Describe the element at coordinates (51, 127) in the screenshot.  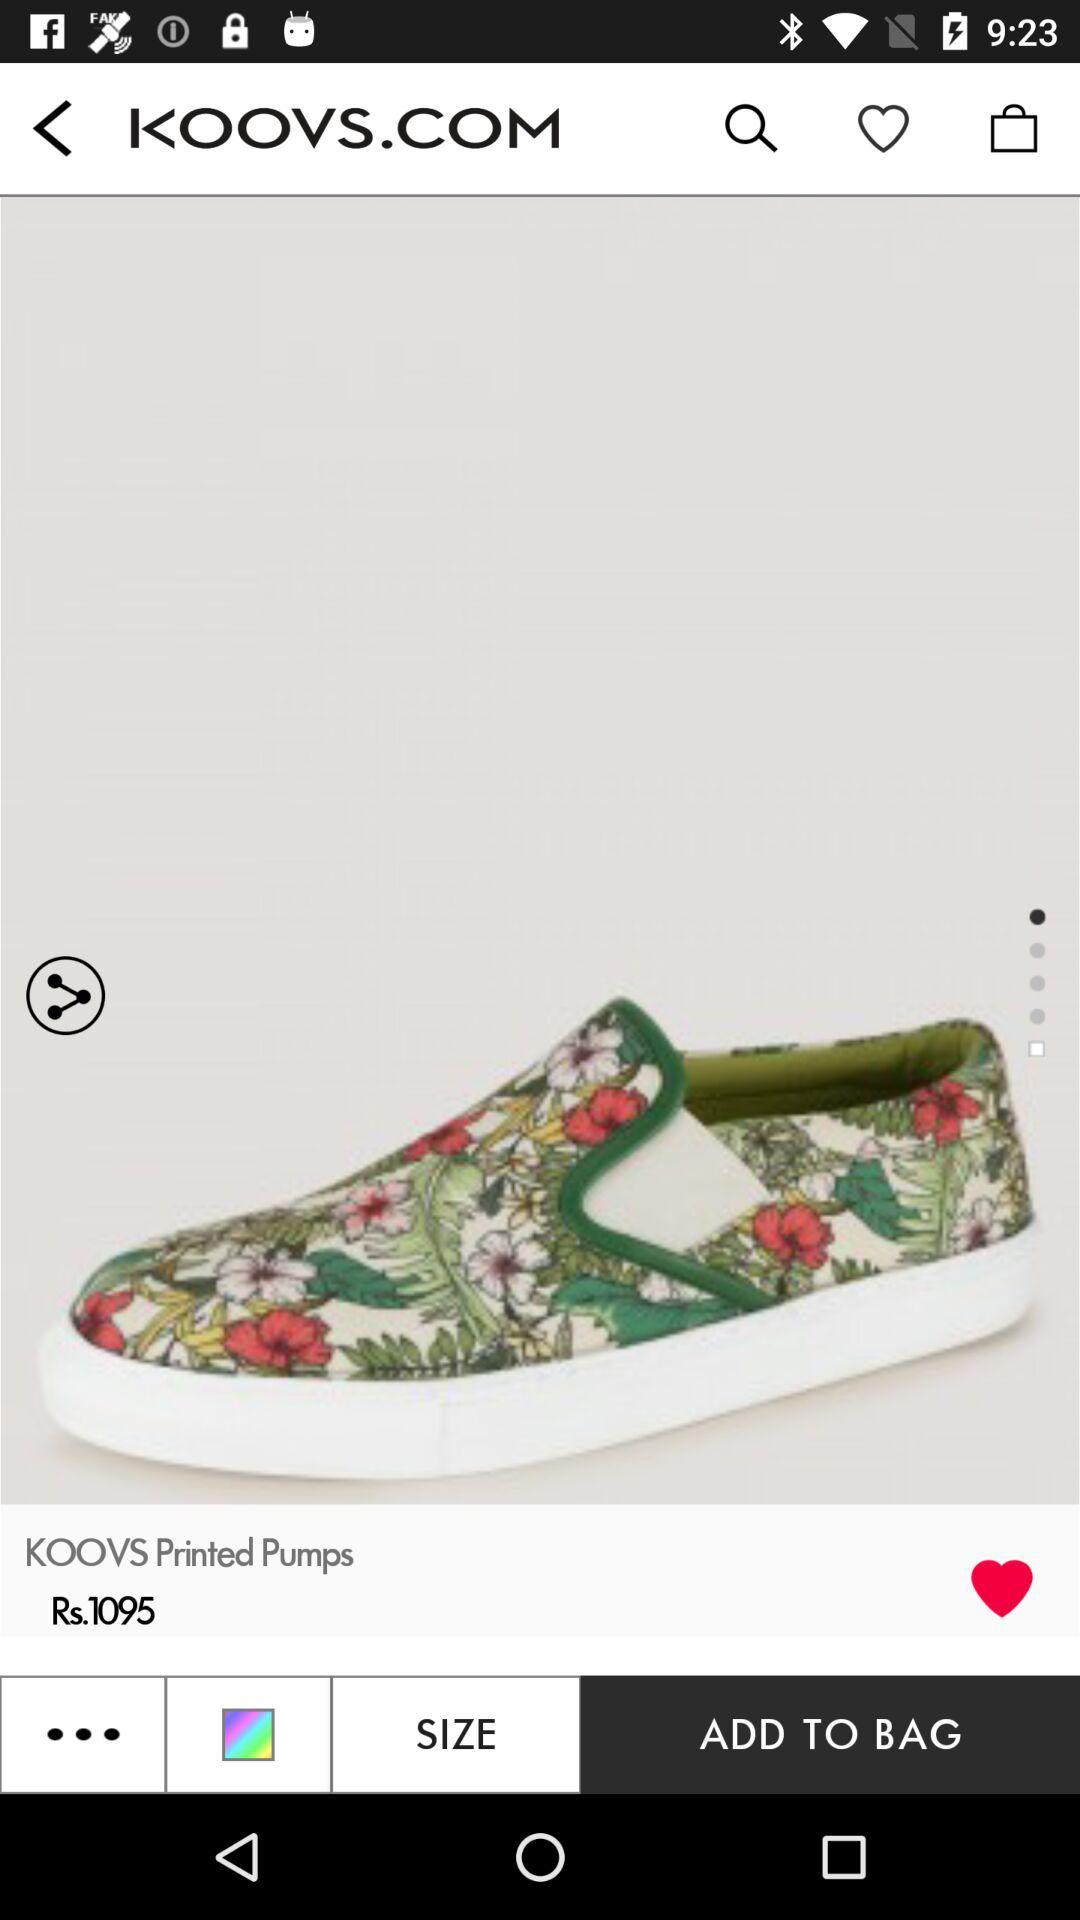
I see `the arrow_backward icon` at that location.